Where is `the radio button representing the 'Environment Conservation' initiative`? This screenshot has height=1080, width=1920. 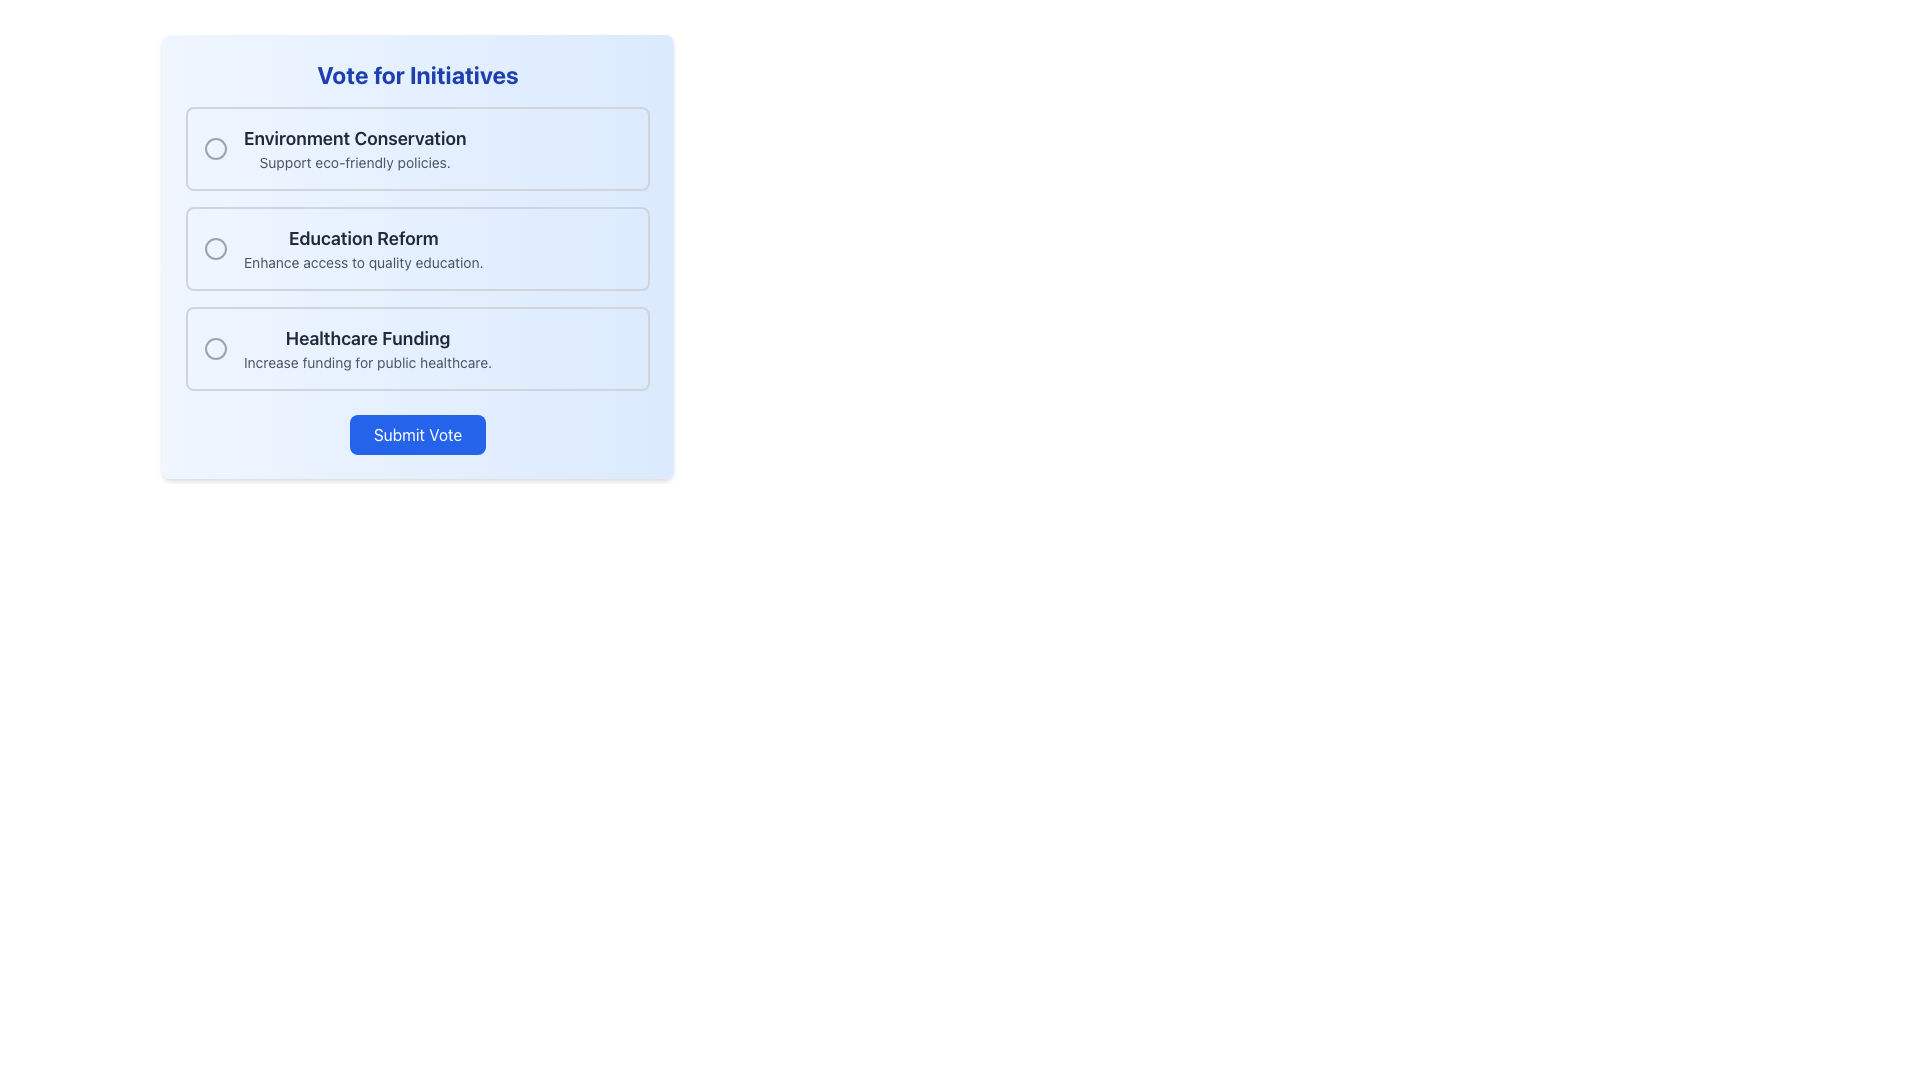
the radio button representing the 'Environment Conservation' initiative is located at coordinates (216, 148).